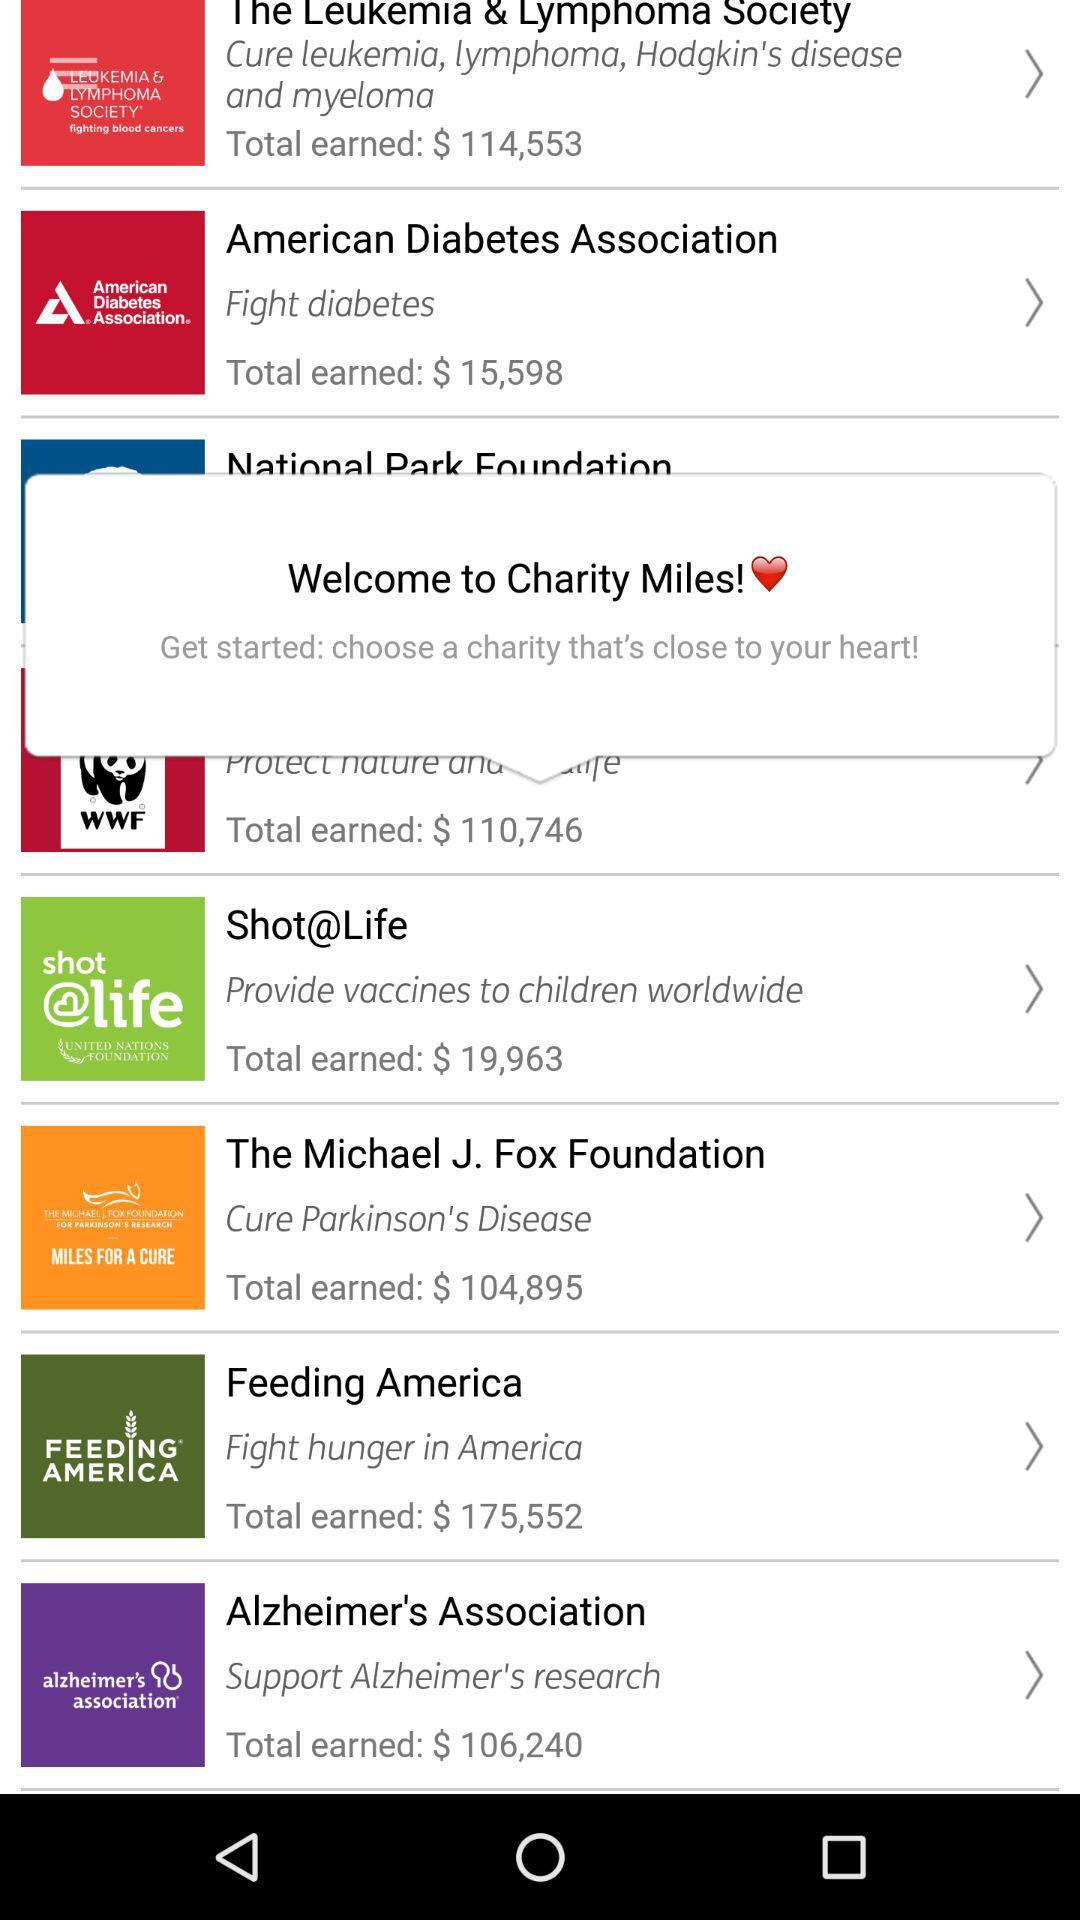 The width and height of the screenshot is (1080, 1920). What do you see at coordinates (72, 73) in the screenshot?
I see `the menu icon` at bounding box center [72, 73].